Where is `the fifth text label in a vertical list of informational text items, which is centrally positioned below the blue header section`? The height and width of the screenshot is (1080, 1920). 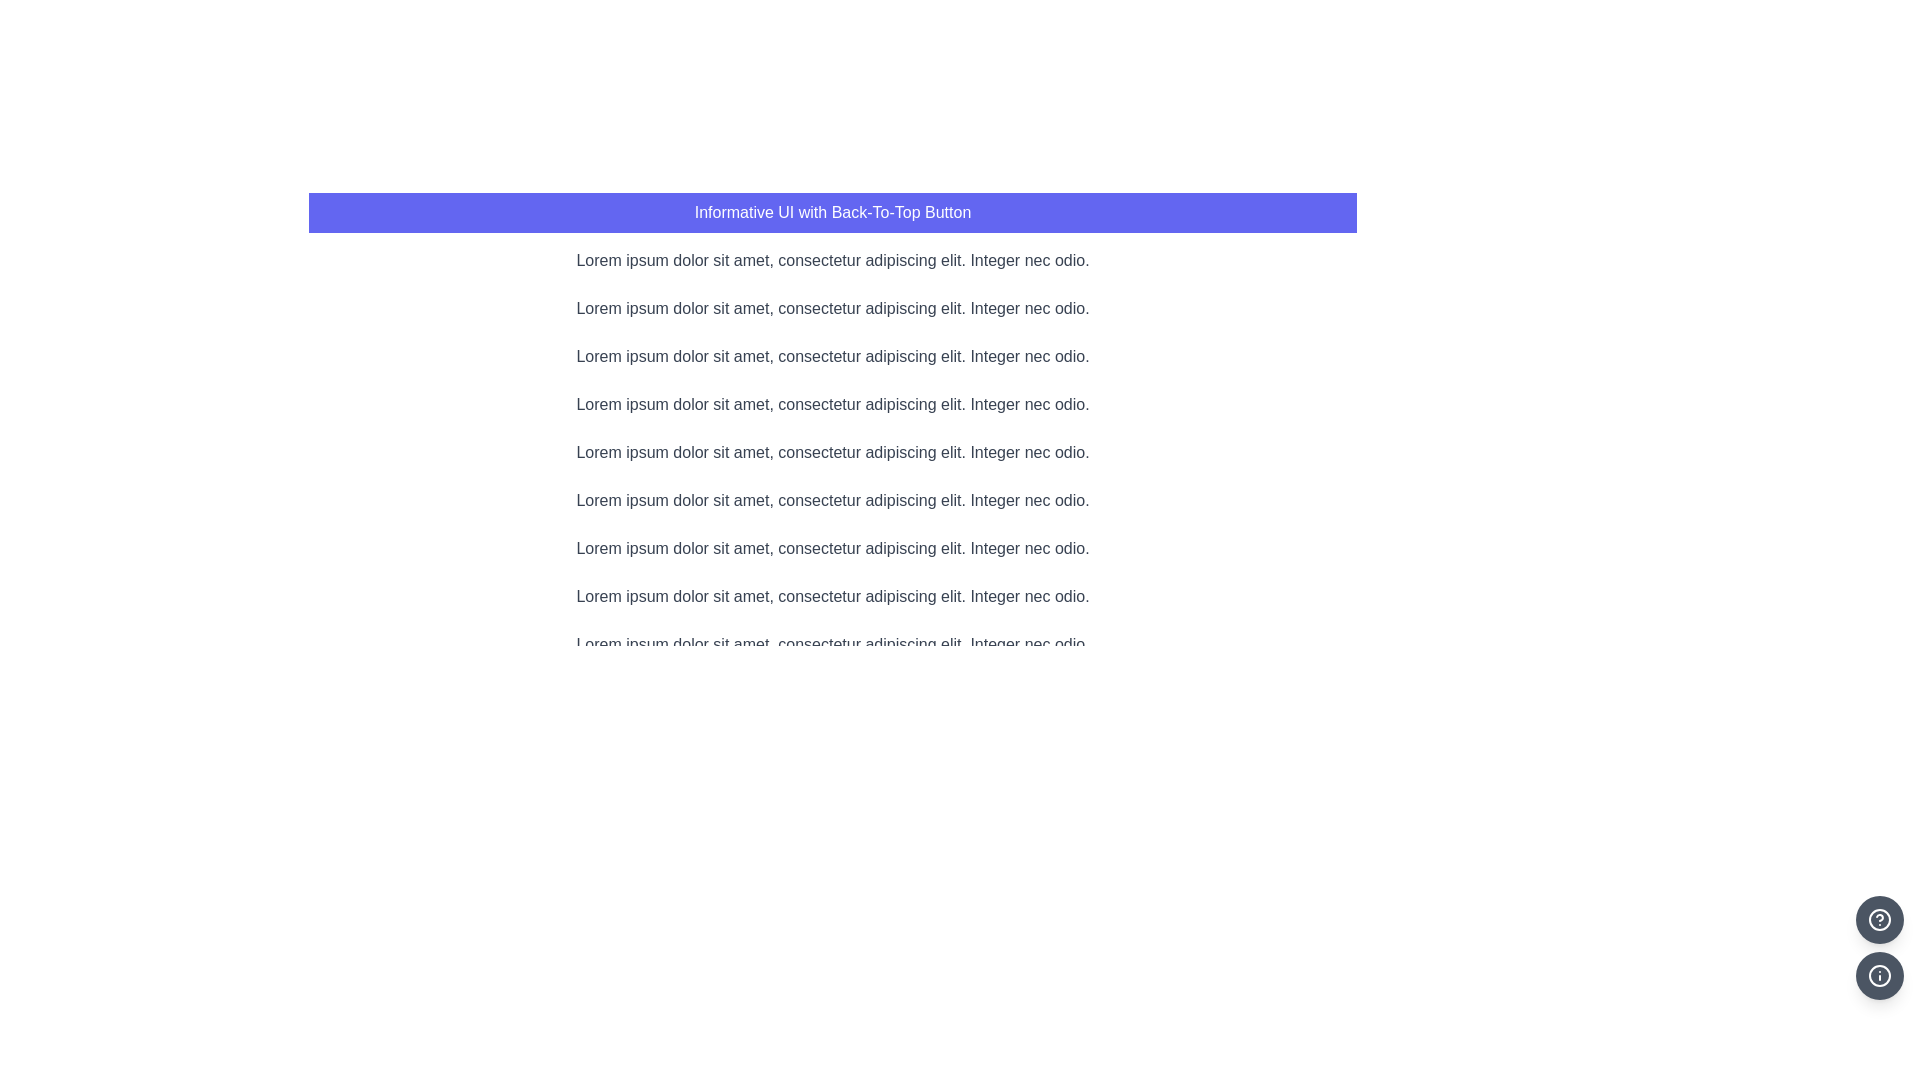
the fifth text label in a vertical list of informational text items, which is centrally positioned below the blue header section is located at coordinates (833, 452).